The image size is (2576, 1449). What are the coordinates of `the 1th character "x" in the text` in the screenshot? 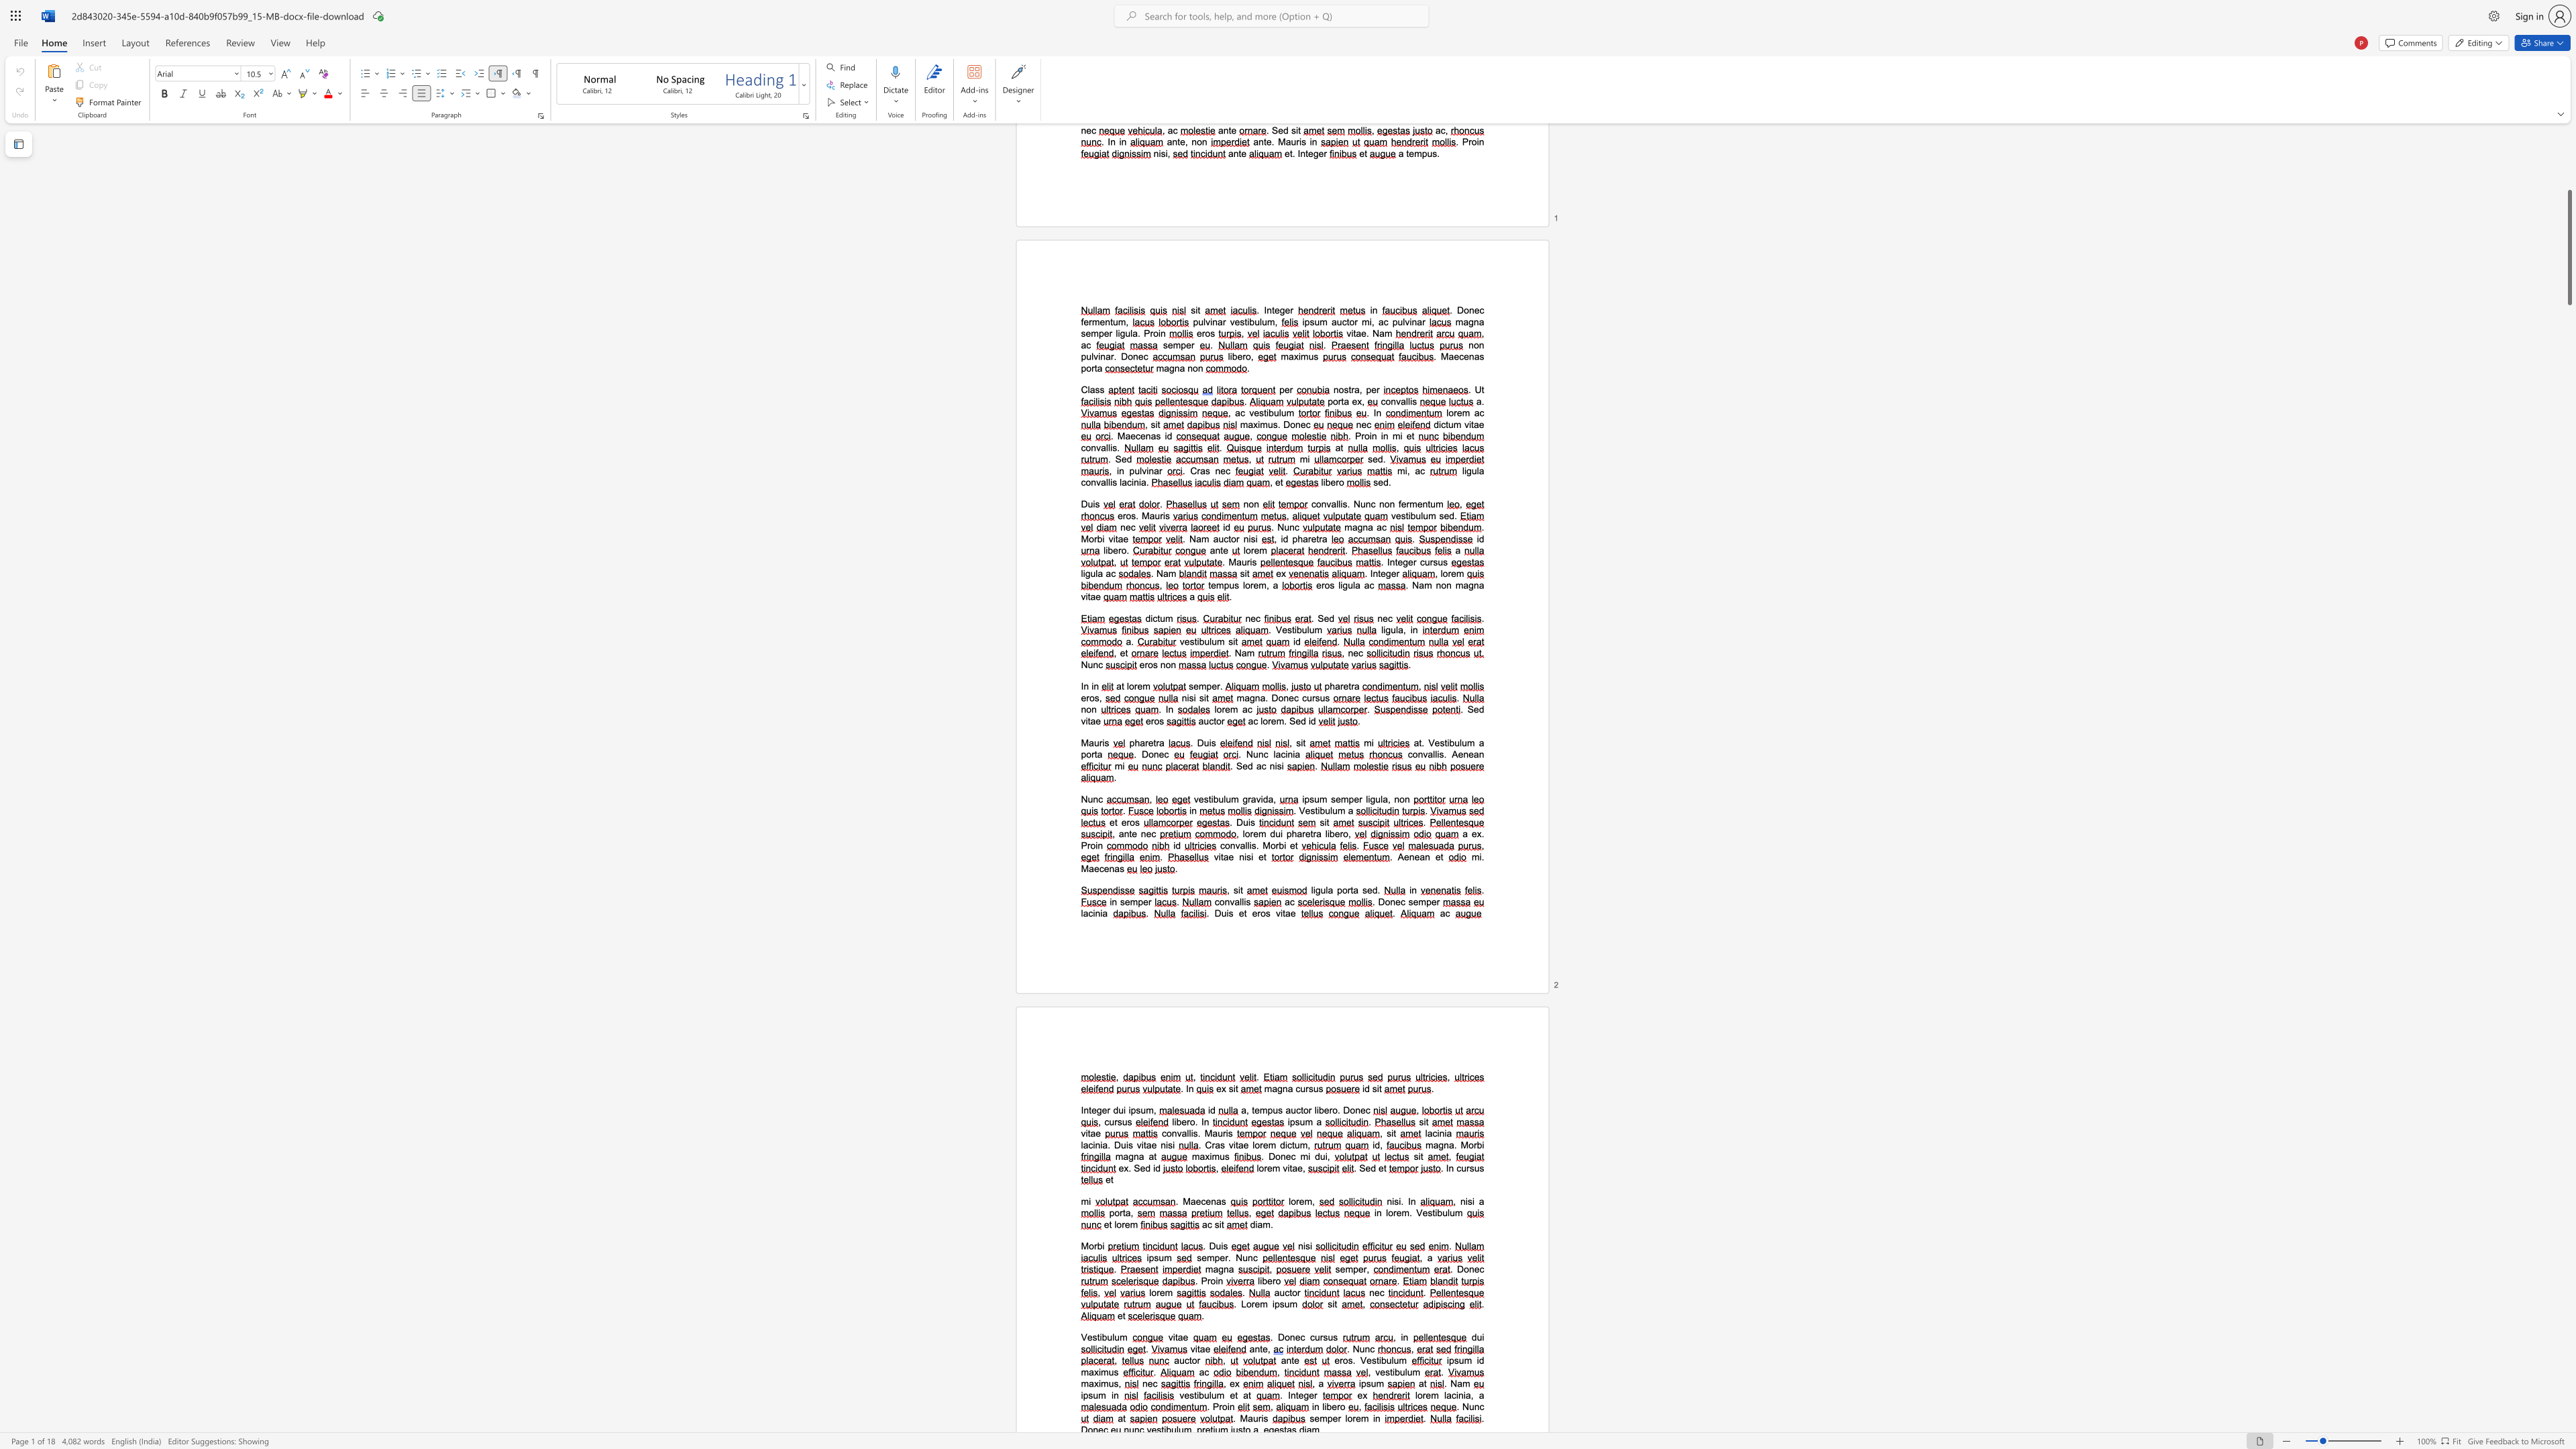 It's located at (1096, 1383).